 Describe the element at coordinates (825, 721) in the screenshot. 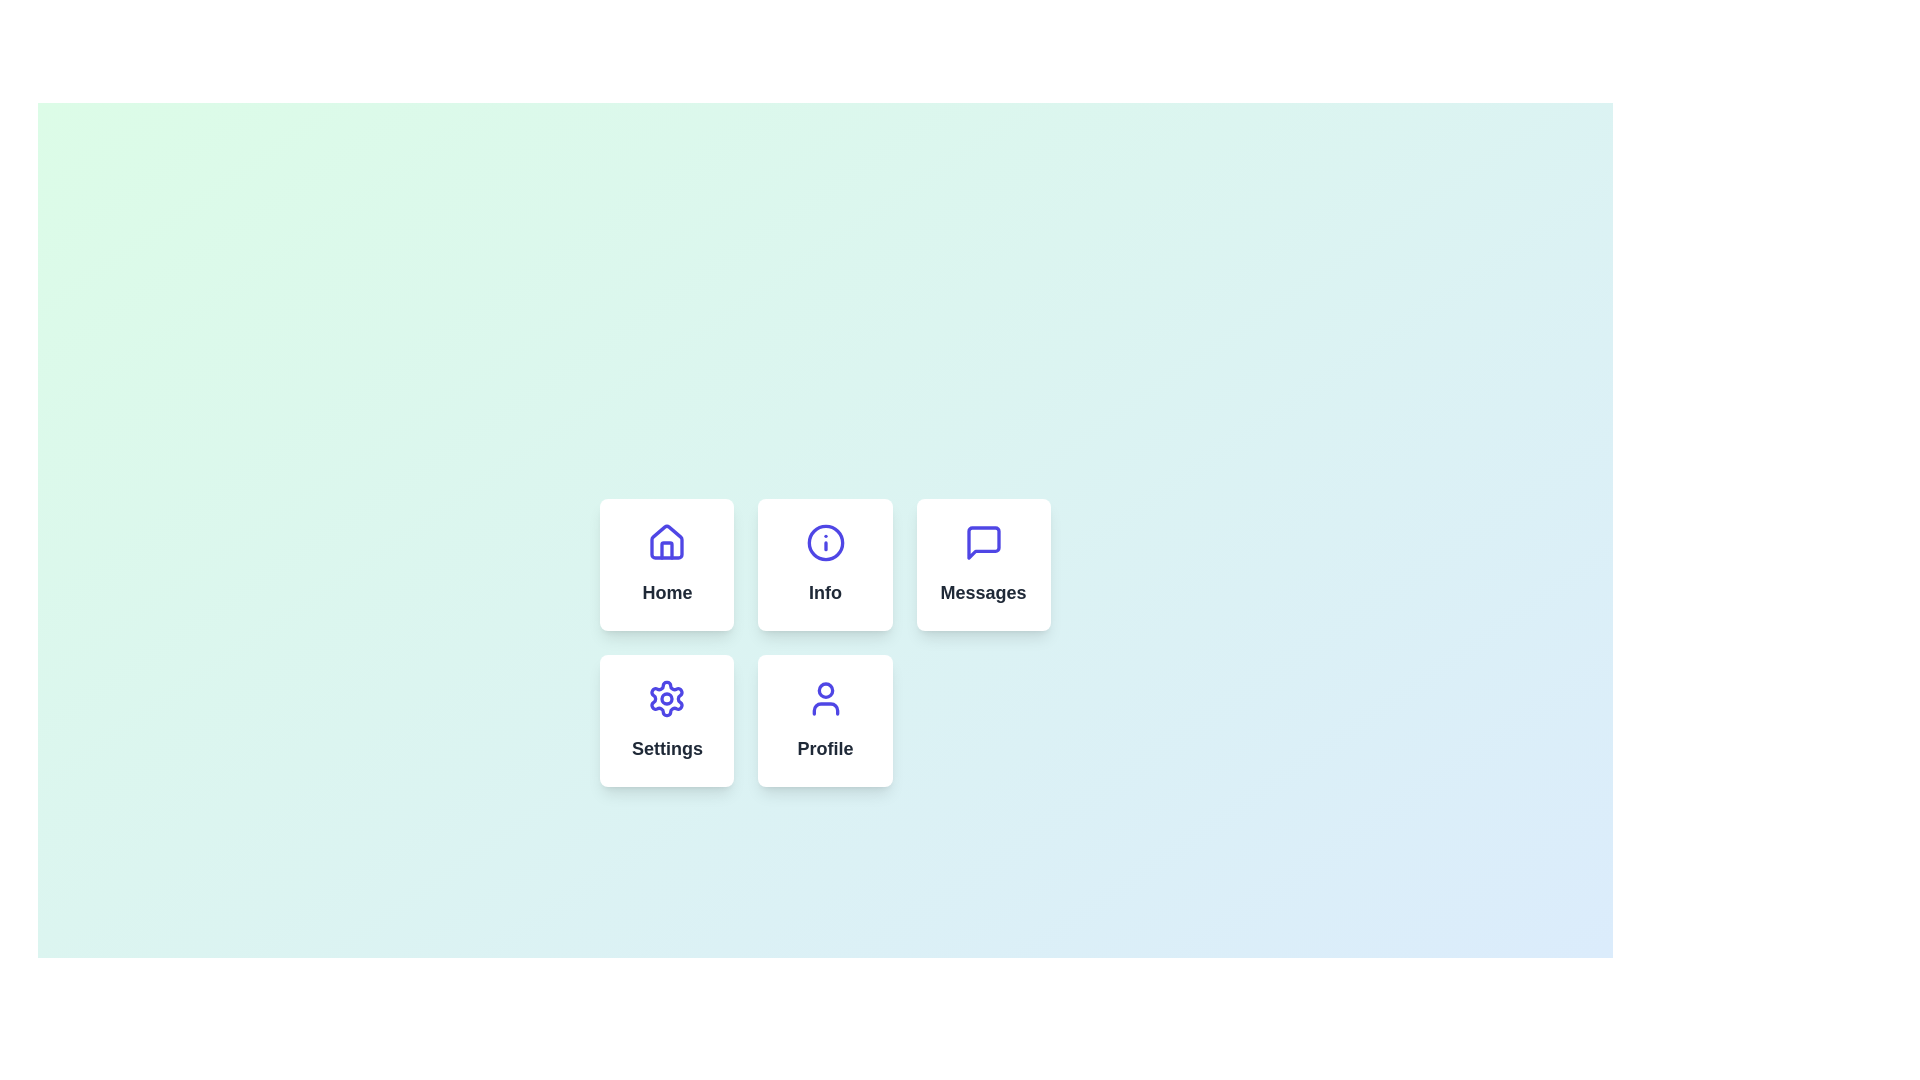

I see `the 'Profile' clickable card located in the second row, second from the left` at that location.